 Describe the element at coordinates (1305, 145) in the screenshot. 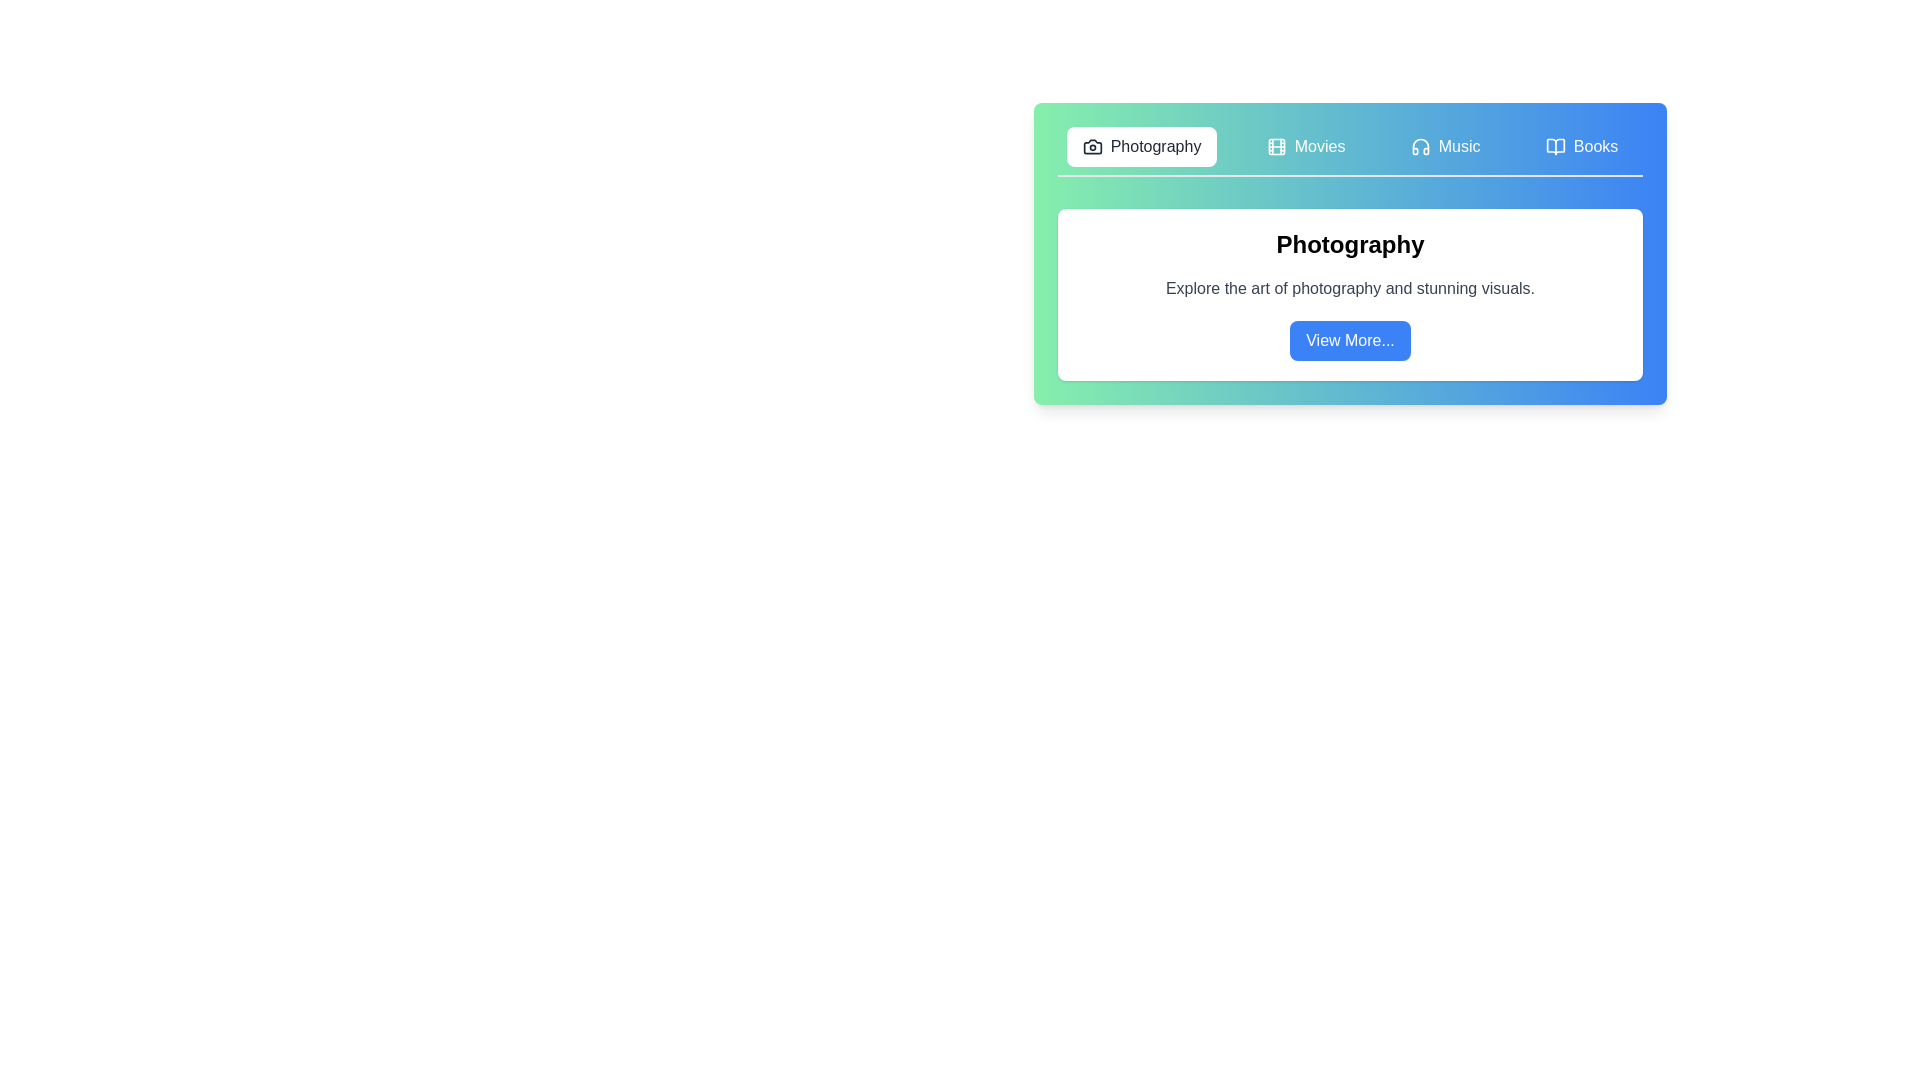

I see `the Movies tab to view its content` at that location.